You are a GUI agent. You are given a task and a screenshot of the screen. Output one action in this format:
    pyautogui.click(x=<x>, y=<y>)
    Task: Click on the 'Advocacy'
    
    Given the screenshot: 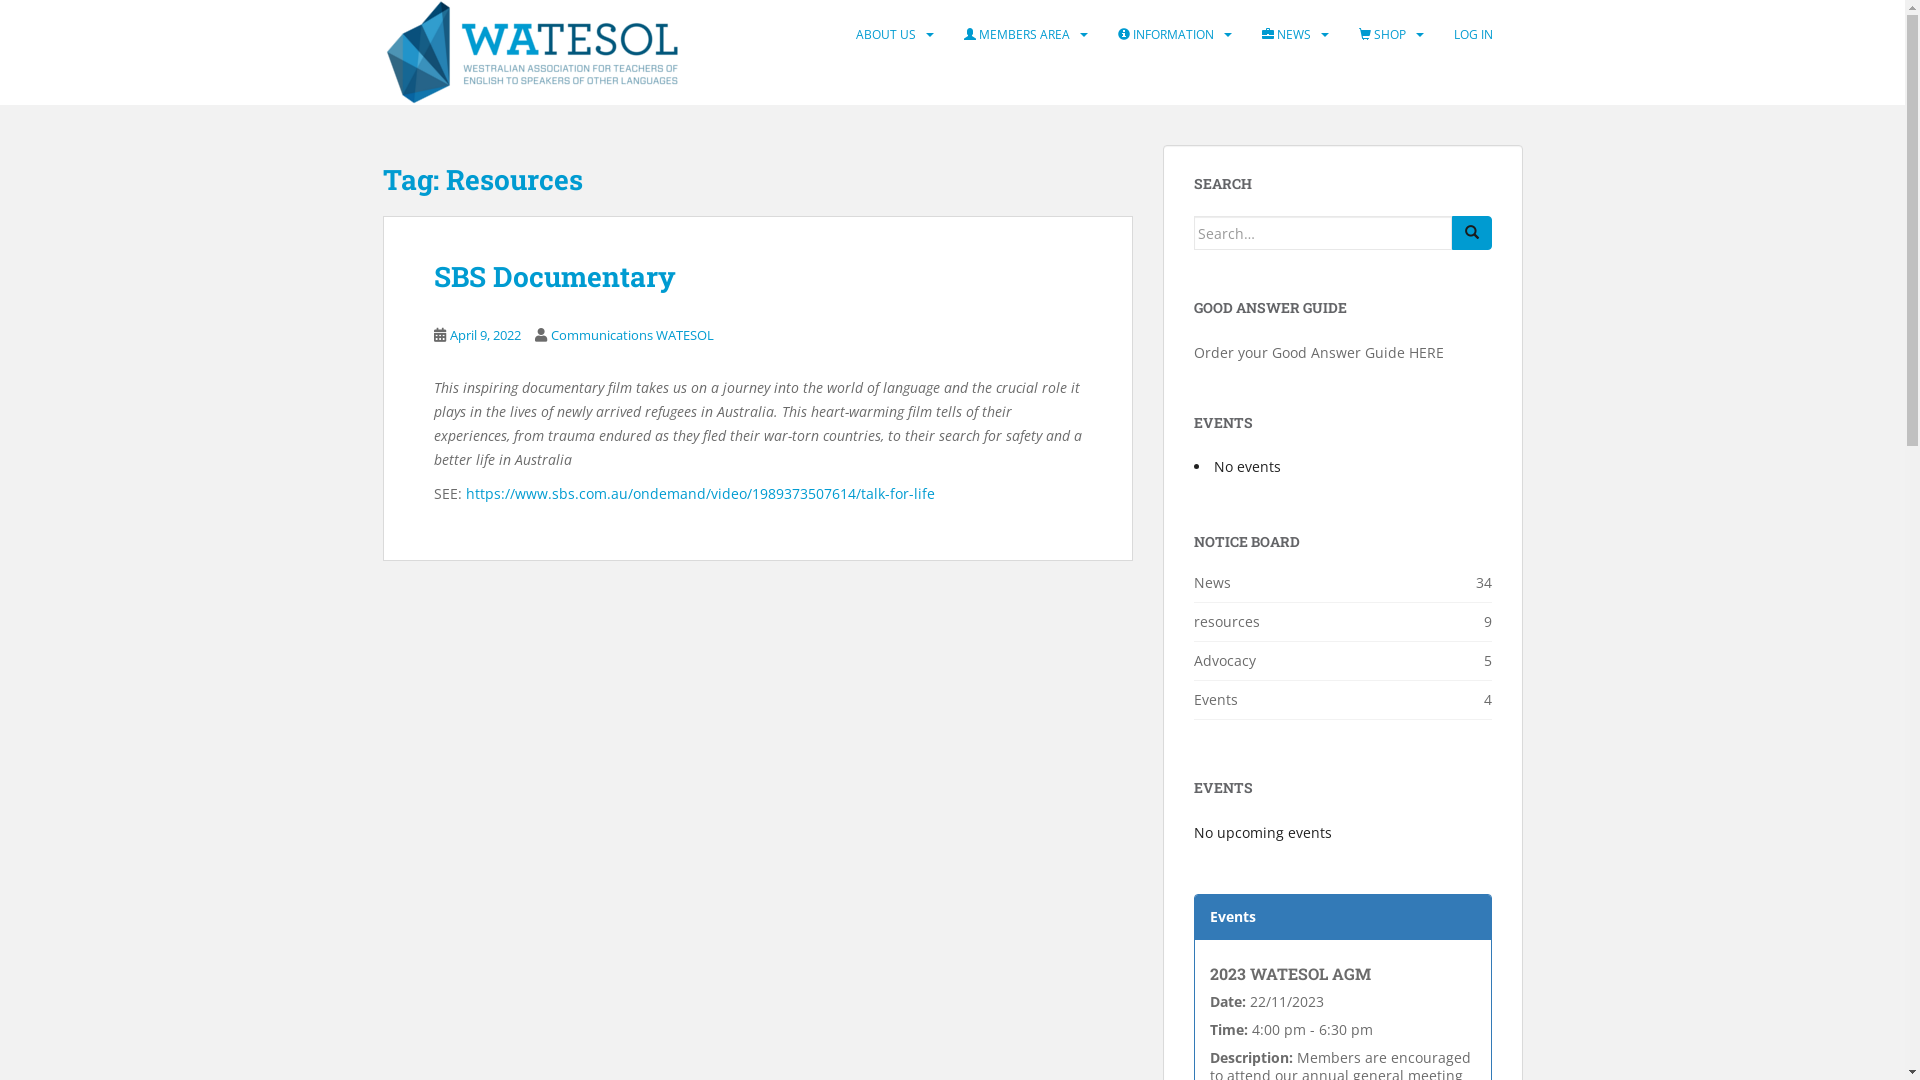 What is the action you would take?
    pyautogui.click(x=1223, y=660)
    